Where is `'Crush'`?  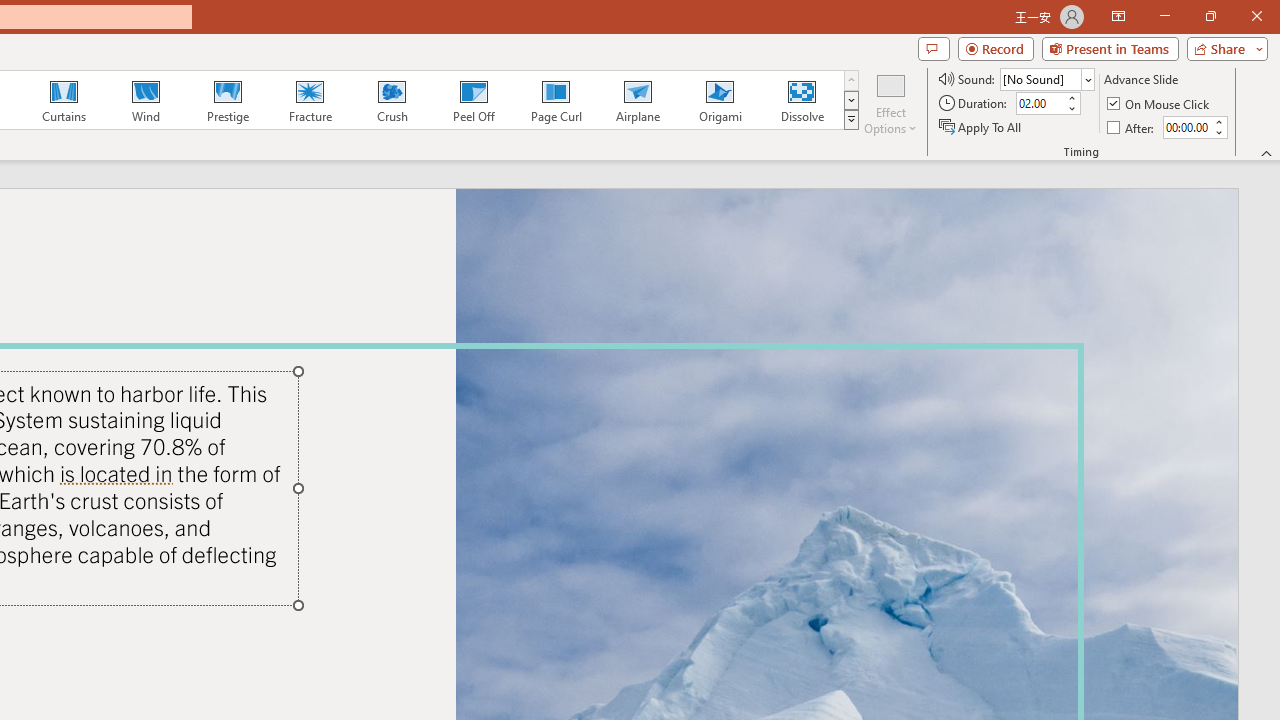 'Crush' is located at coordinates (391, 100).